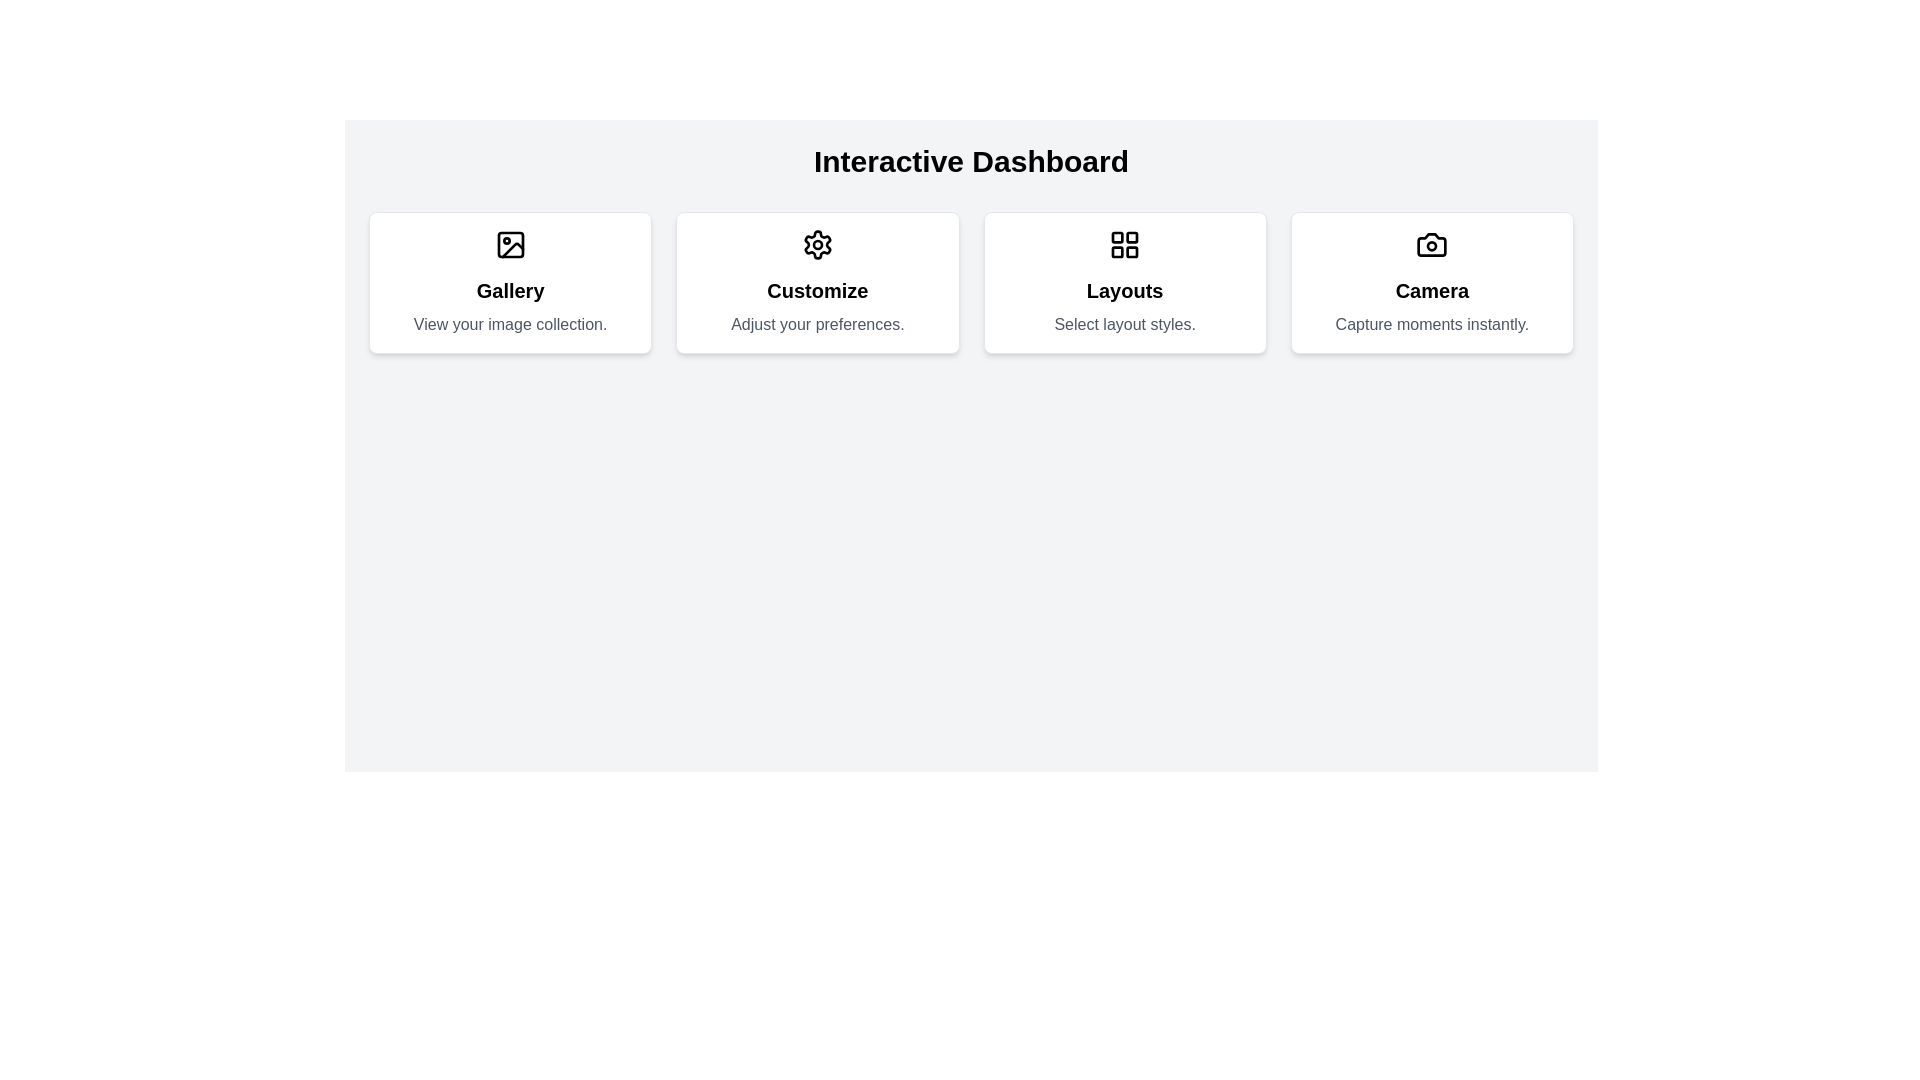 The width and height of the screenshot is (1920, 1080). What do you see at coordinates (1431, 244) in the screenshot?
I see `the main body of the camera icon, which visually identifies the 'Camera' functionality` at bounding box center [1431, 244].